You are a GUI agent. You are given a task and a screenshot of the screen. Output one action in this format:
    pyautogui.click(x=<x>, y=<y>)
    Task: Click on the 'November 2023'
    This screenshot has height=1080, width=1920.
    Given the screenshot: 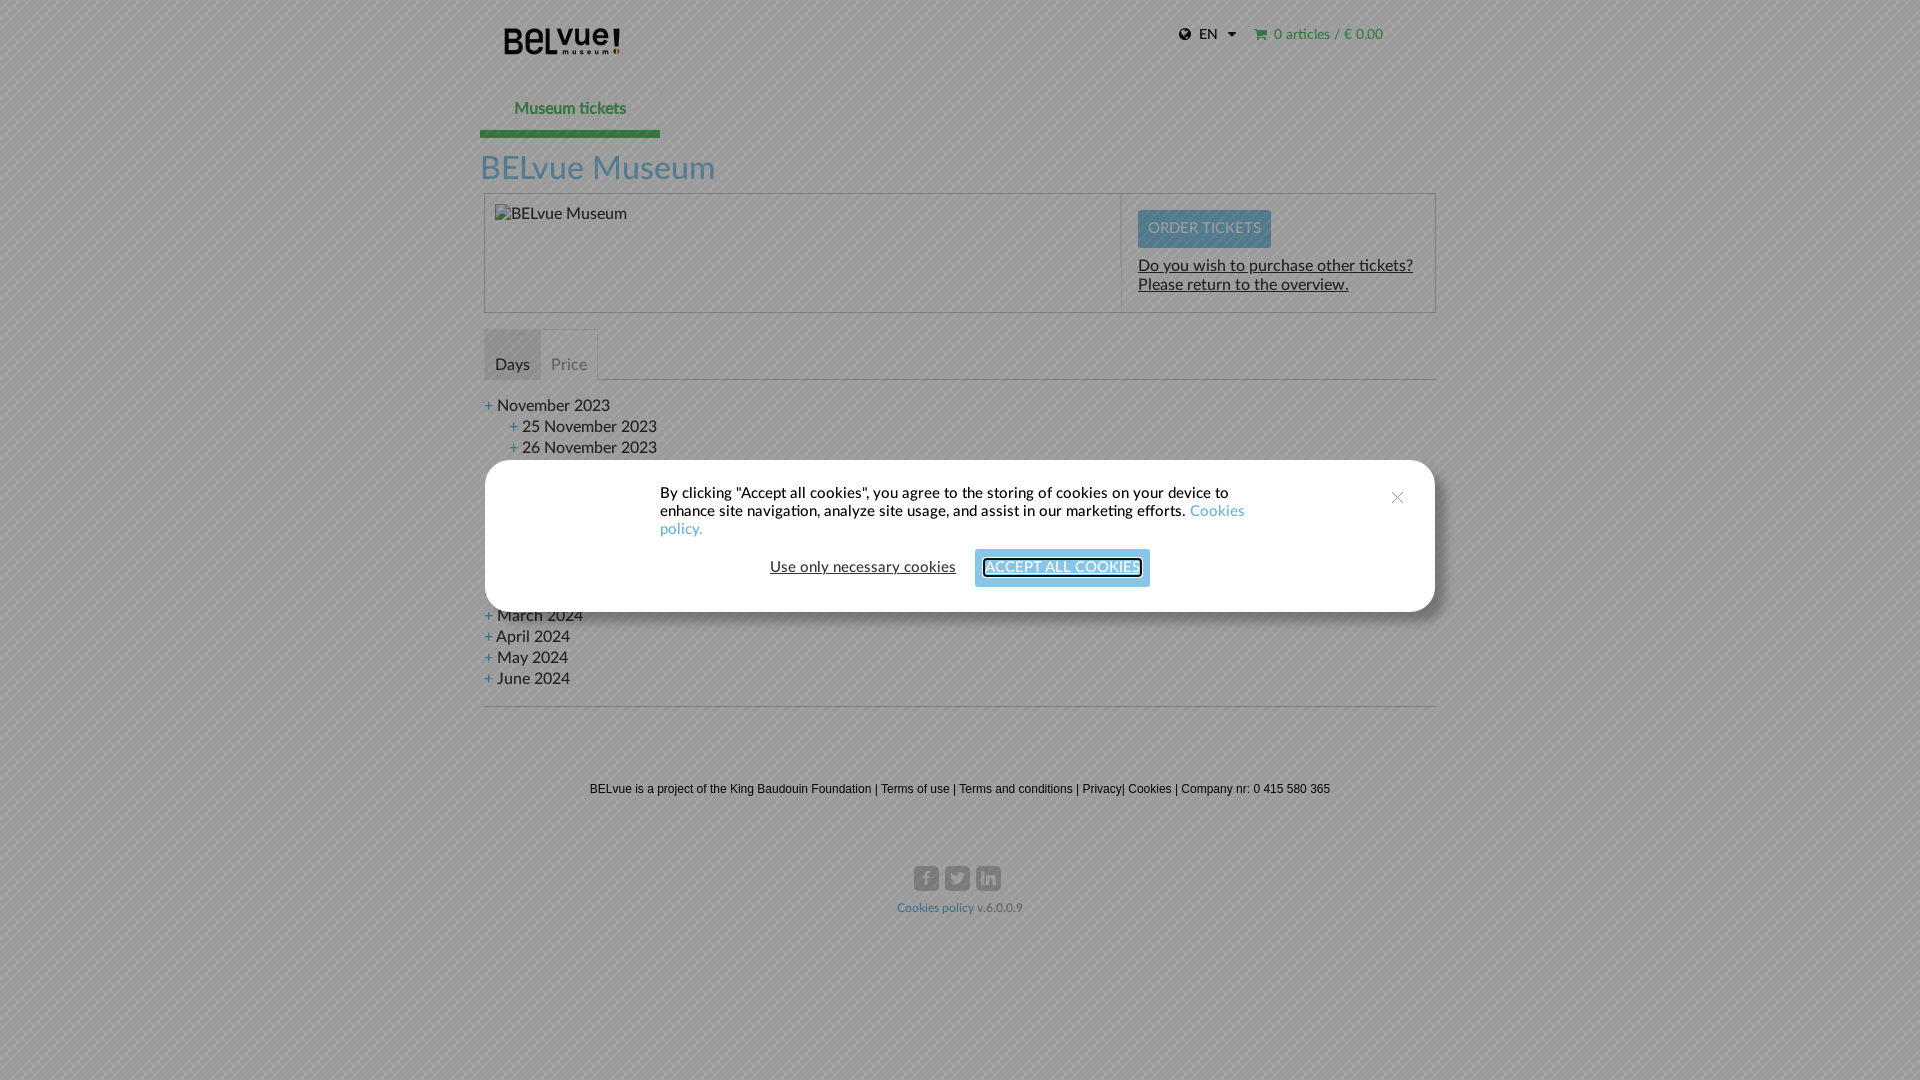 What is the action you would take?
    pyautogui.click(x=553, y=405)
    